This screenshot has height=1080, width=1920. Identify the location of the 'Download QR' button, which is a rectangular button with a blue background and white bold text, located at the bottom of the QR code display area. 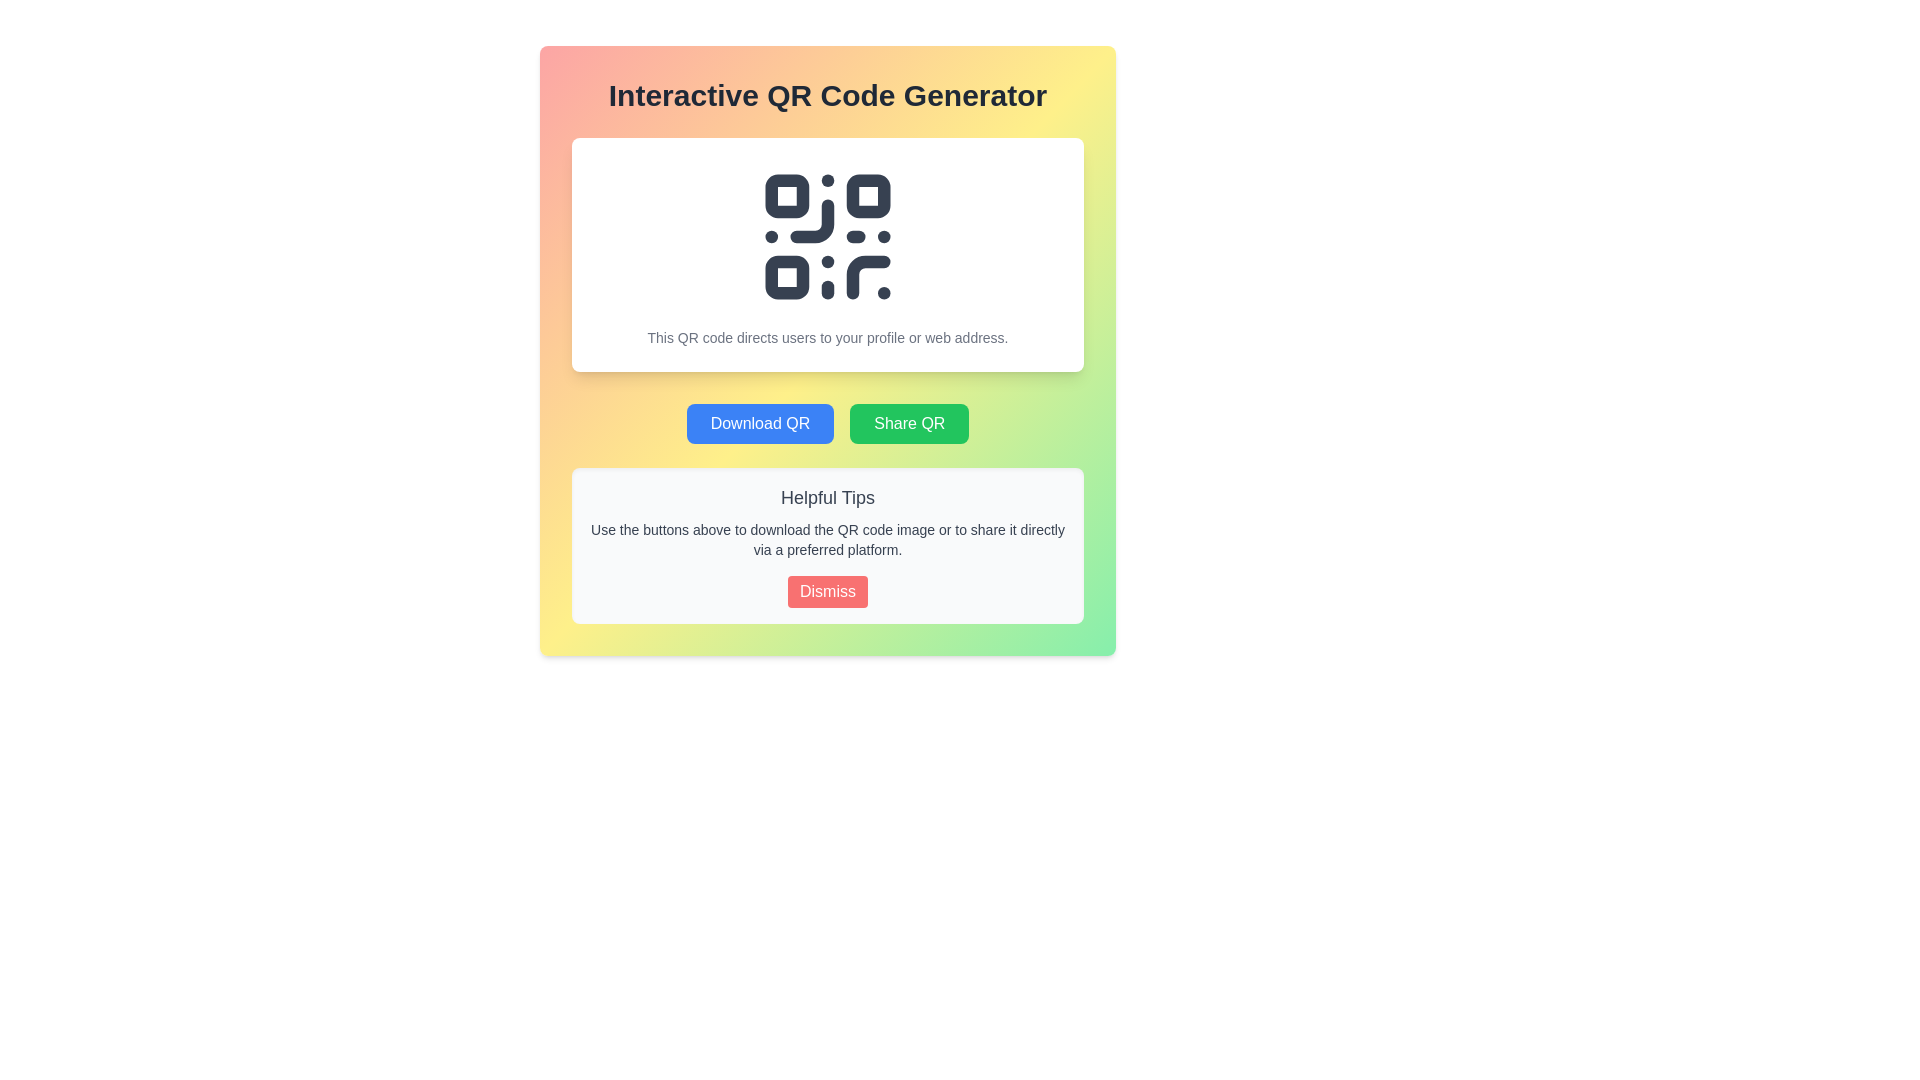
(758, 423).